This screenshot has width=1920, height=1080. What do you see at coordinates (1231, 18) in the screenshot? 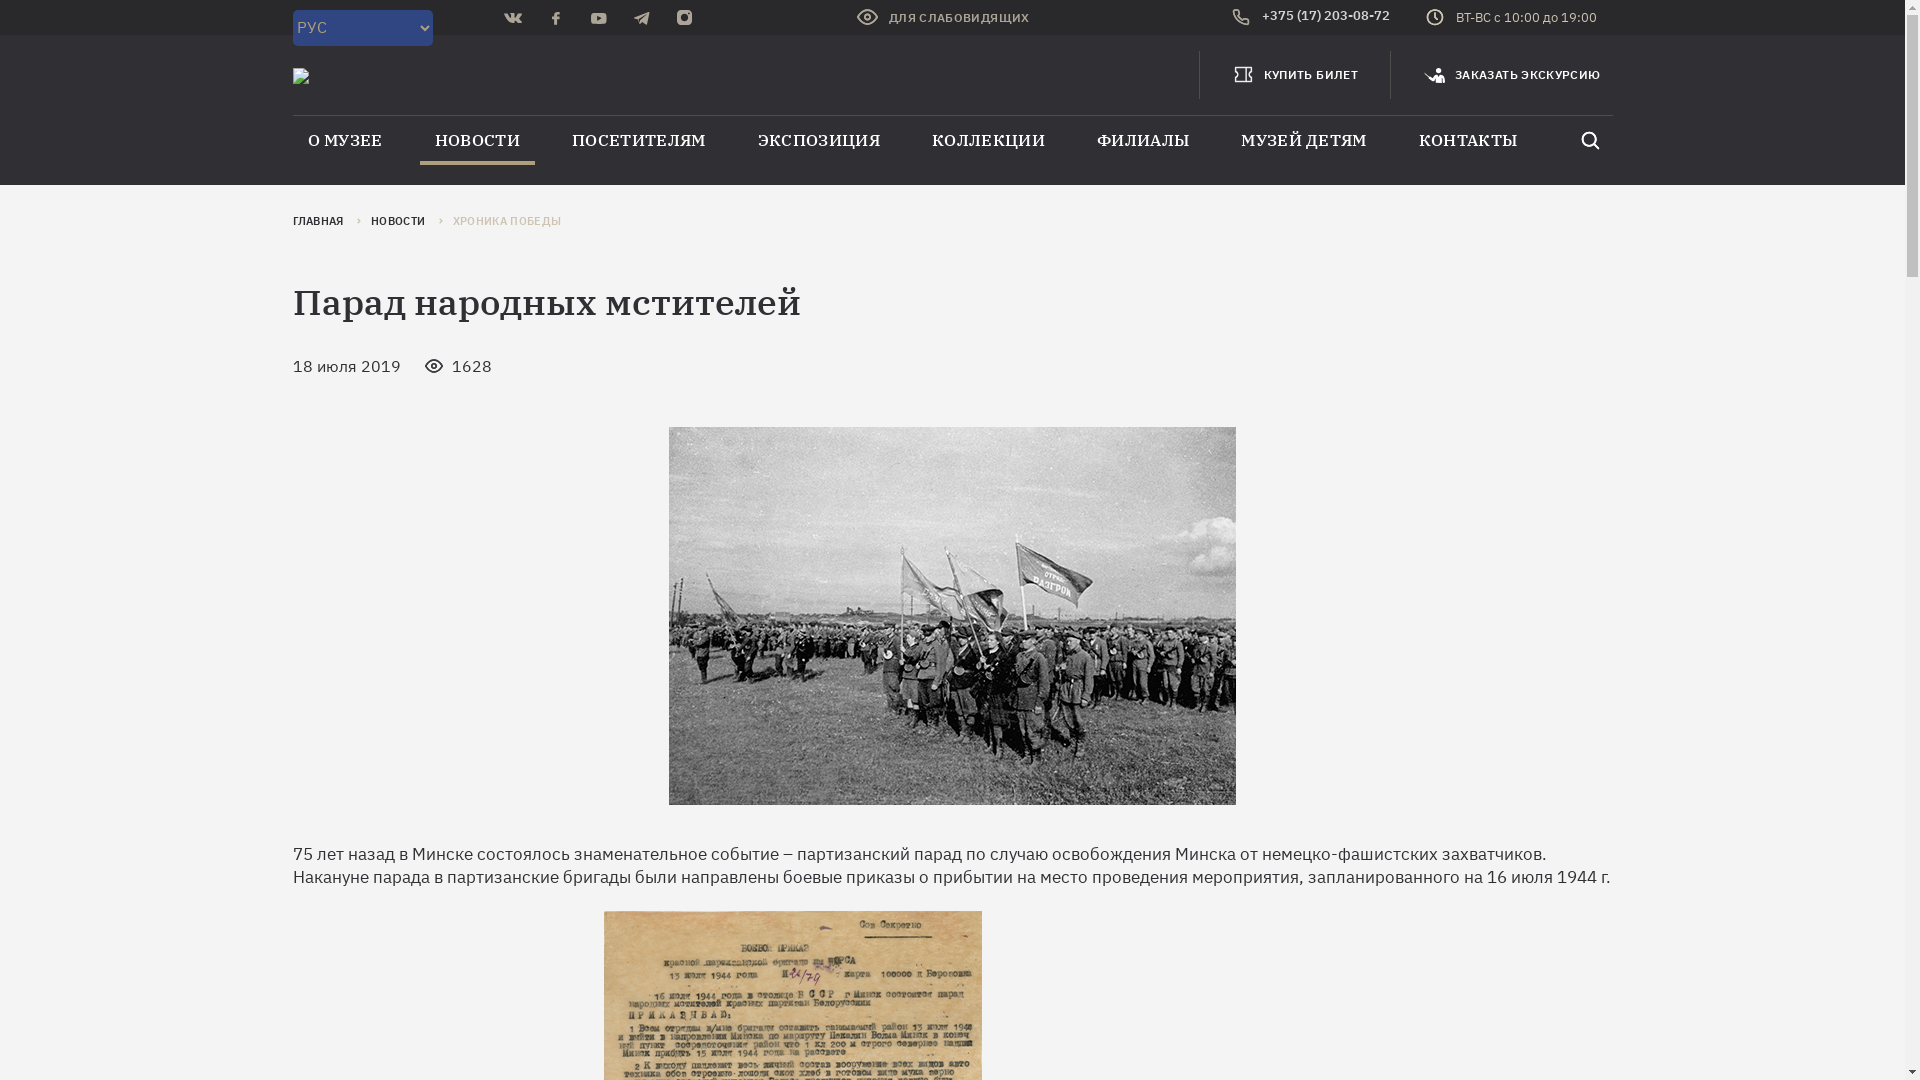
I see `'+375 (17) 203-08-72'` at bounding box center [1231, 18].